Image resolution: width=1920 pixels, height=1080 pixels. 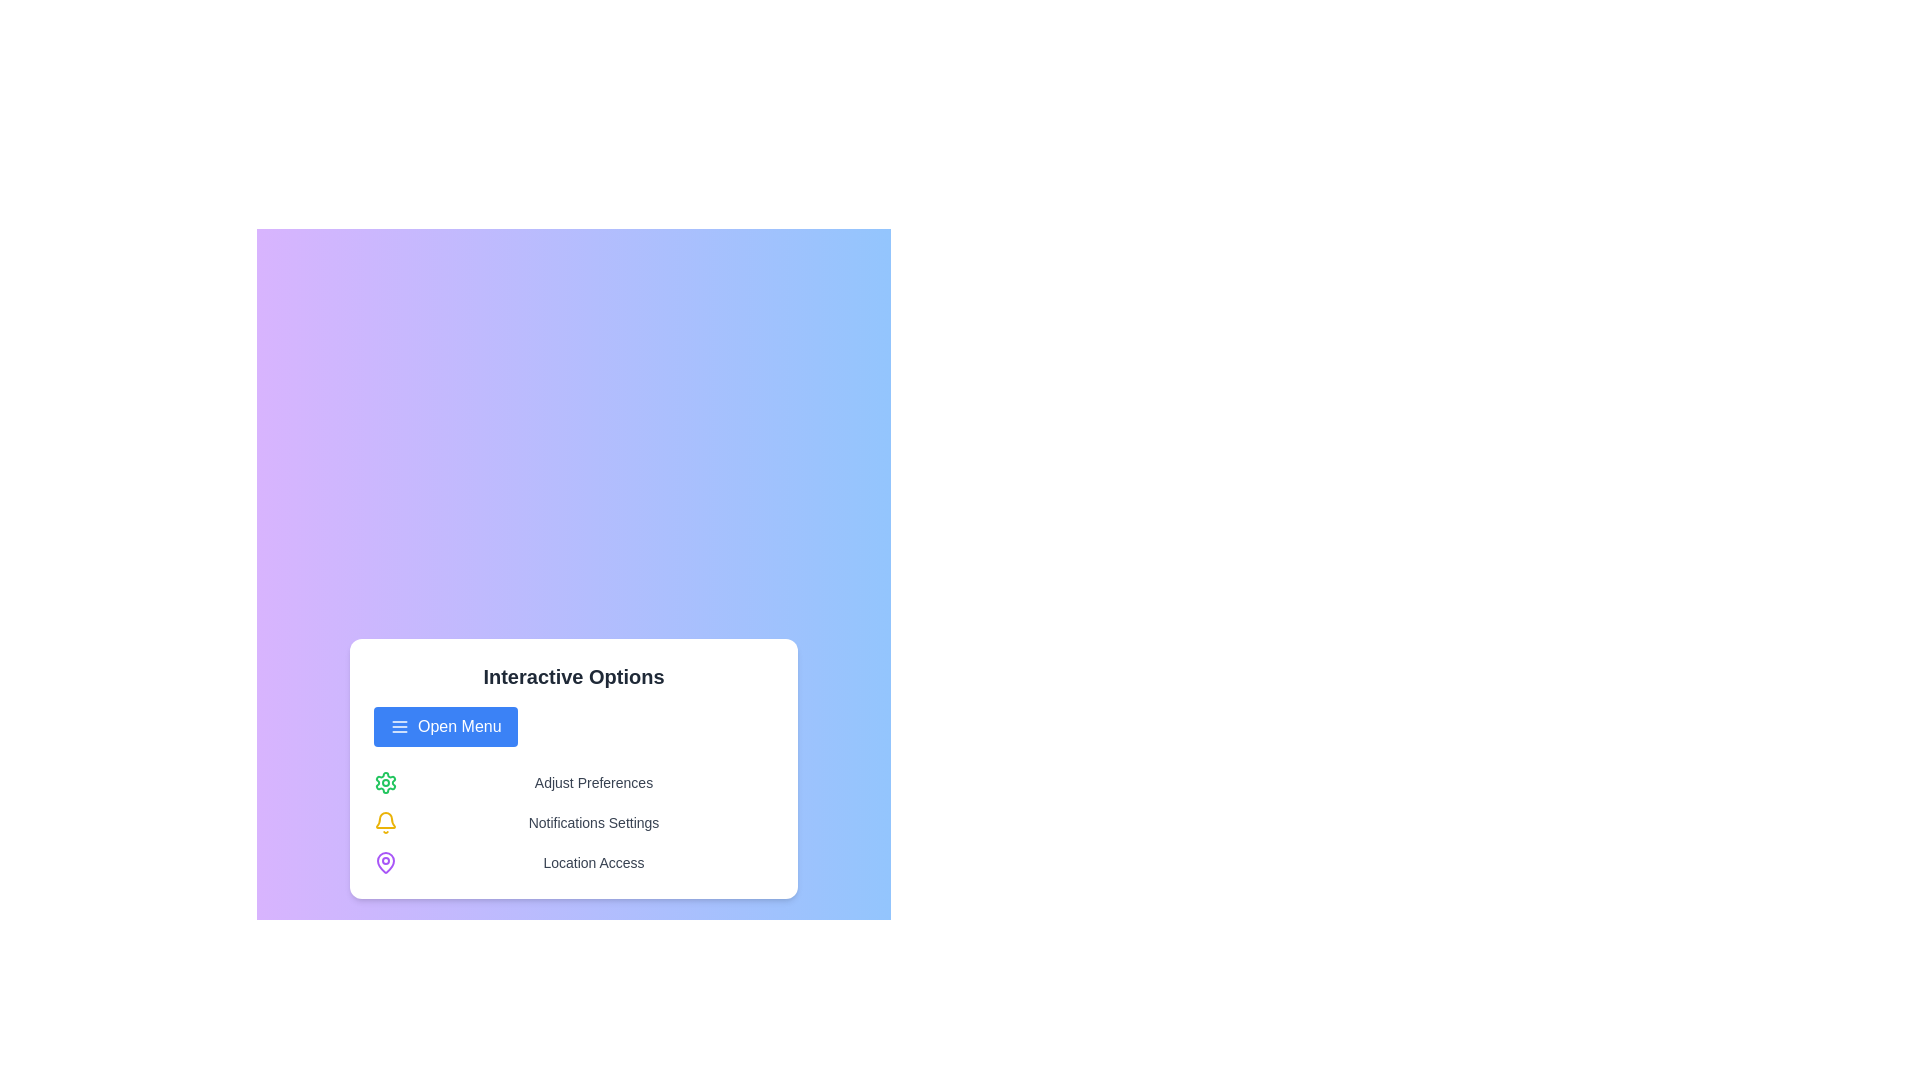 I want to click on the hamburger menu icon, which consists of three evenly spaced horizontal lines styled in black, located inside the 'Open Menu' button on the left side before the button's text label, so click(x=399, y=726).